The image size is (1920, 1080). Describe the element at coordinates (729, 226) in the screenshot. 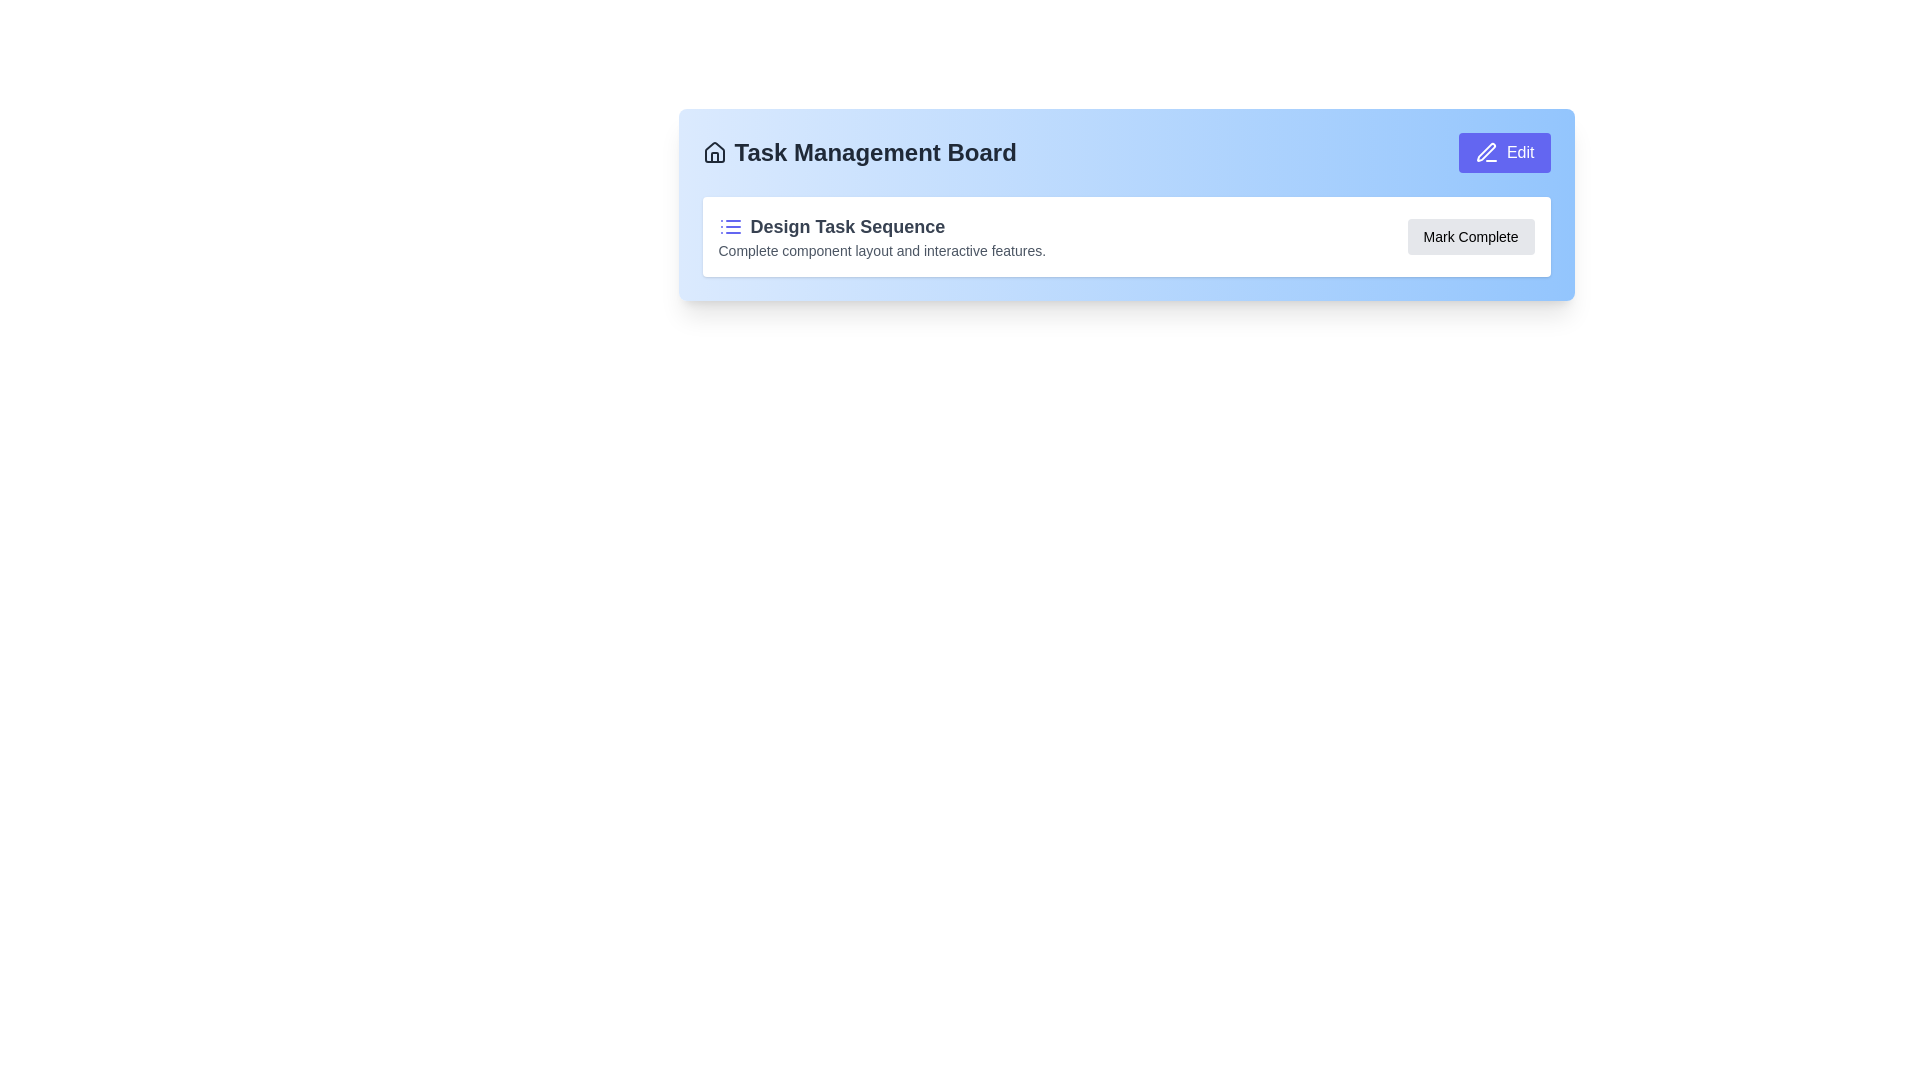

I see `the indigo-colored list icon with three horizontal lines located in the 'Design Task Sequence' section, positioned on the leftmost side adjacent to the title text` at that location.